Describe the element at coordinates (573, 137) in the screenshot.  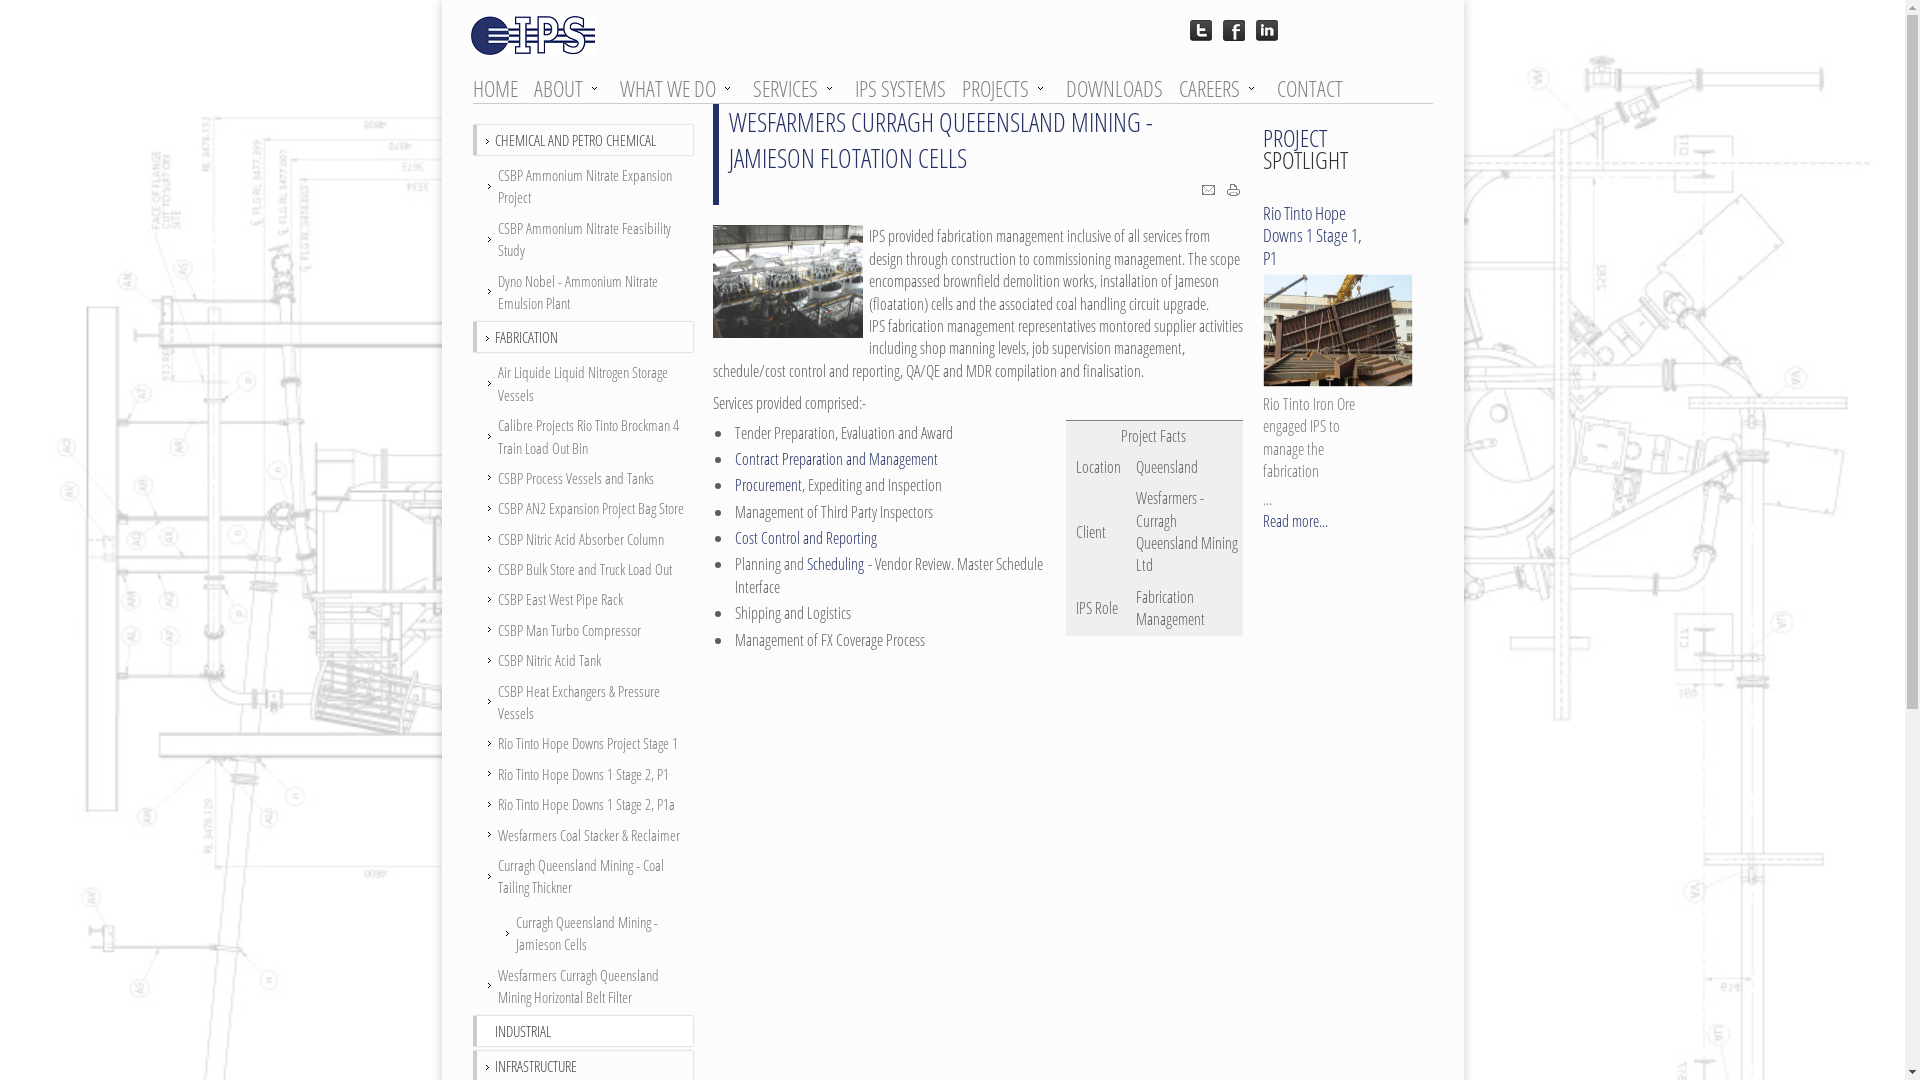
I see `'CHEMICAL AND PETRO CHEMICAL'` at that location.